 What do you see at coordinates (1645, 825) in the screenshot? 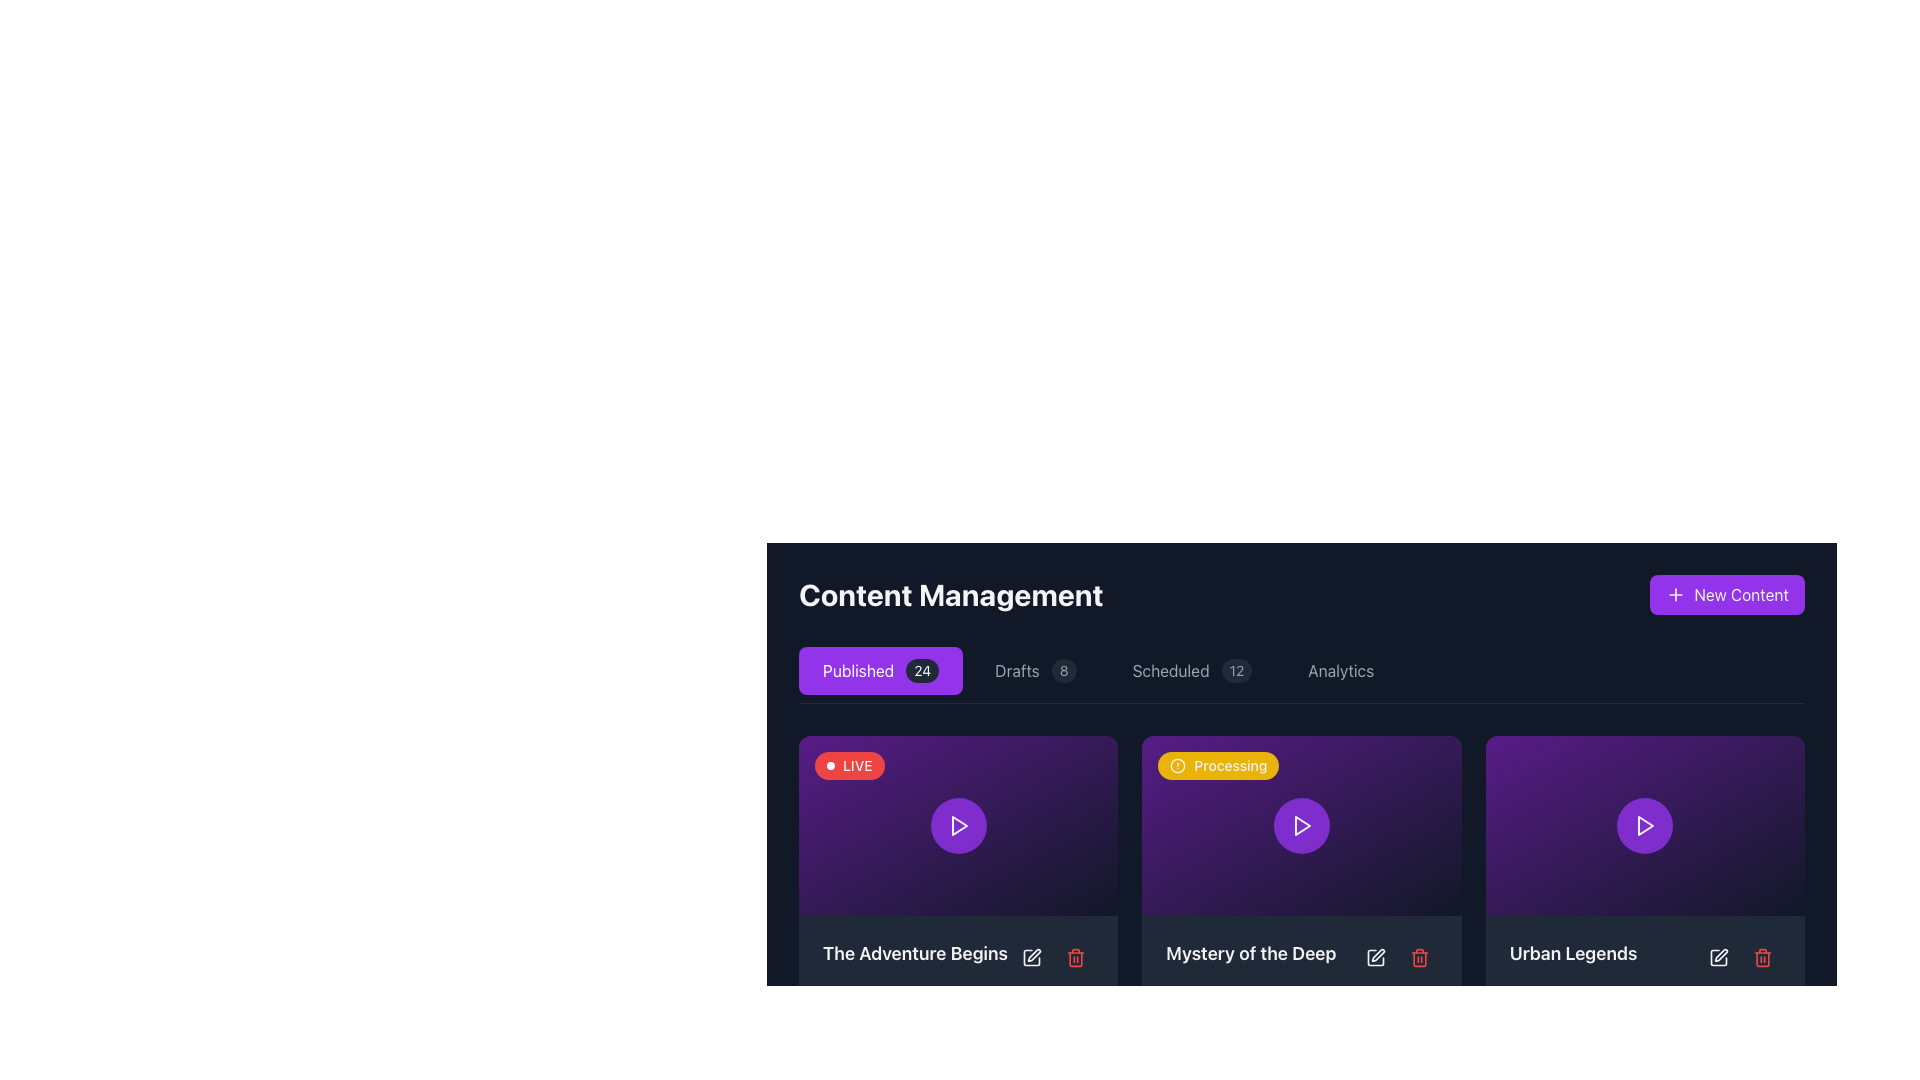
I see `the Play button located in the 'Urban Legends' section at the center of the circular button` at bounding box center [1645, 825].